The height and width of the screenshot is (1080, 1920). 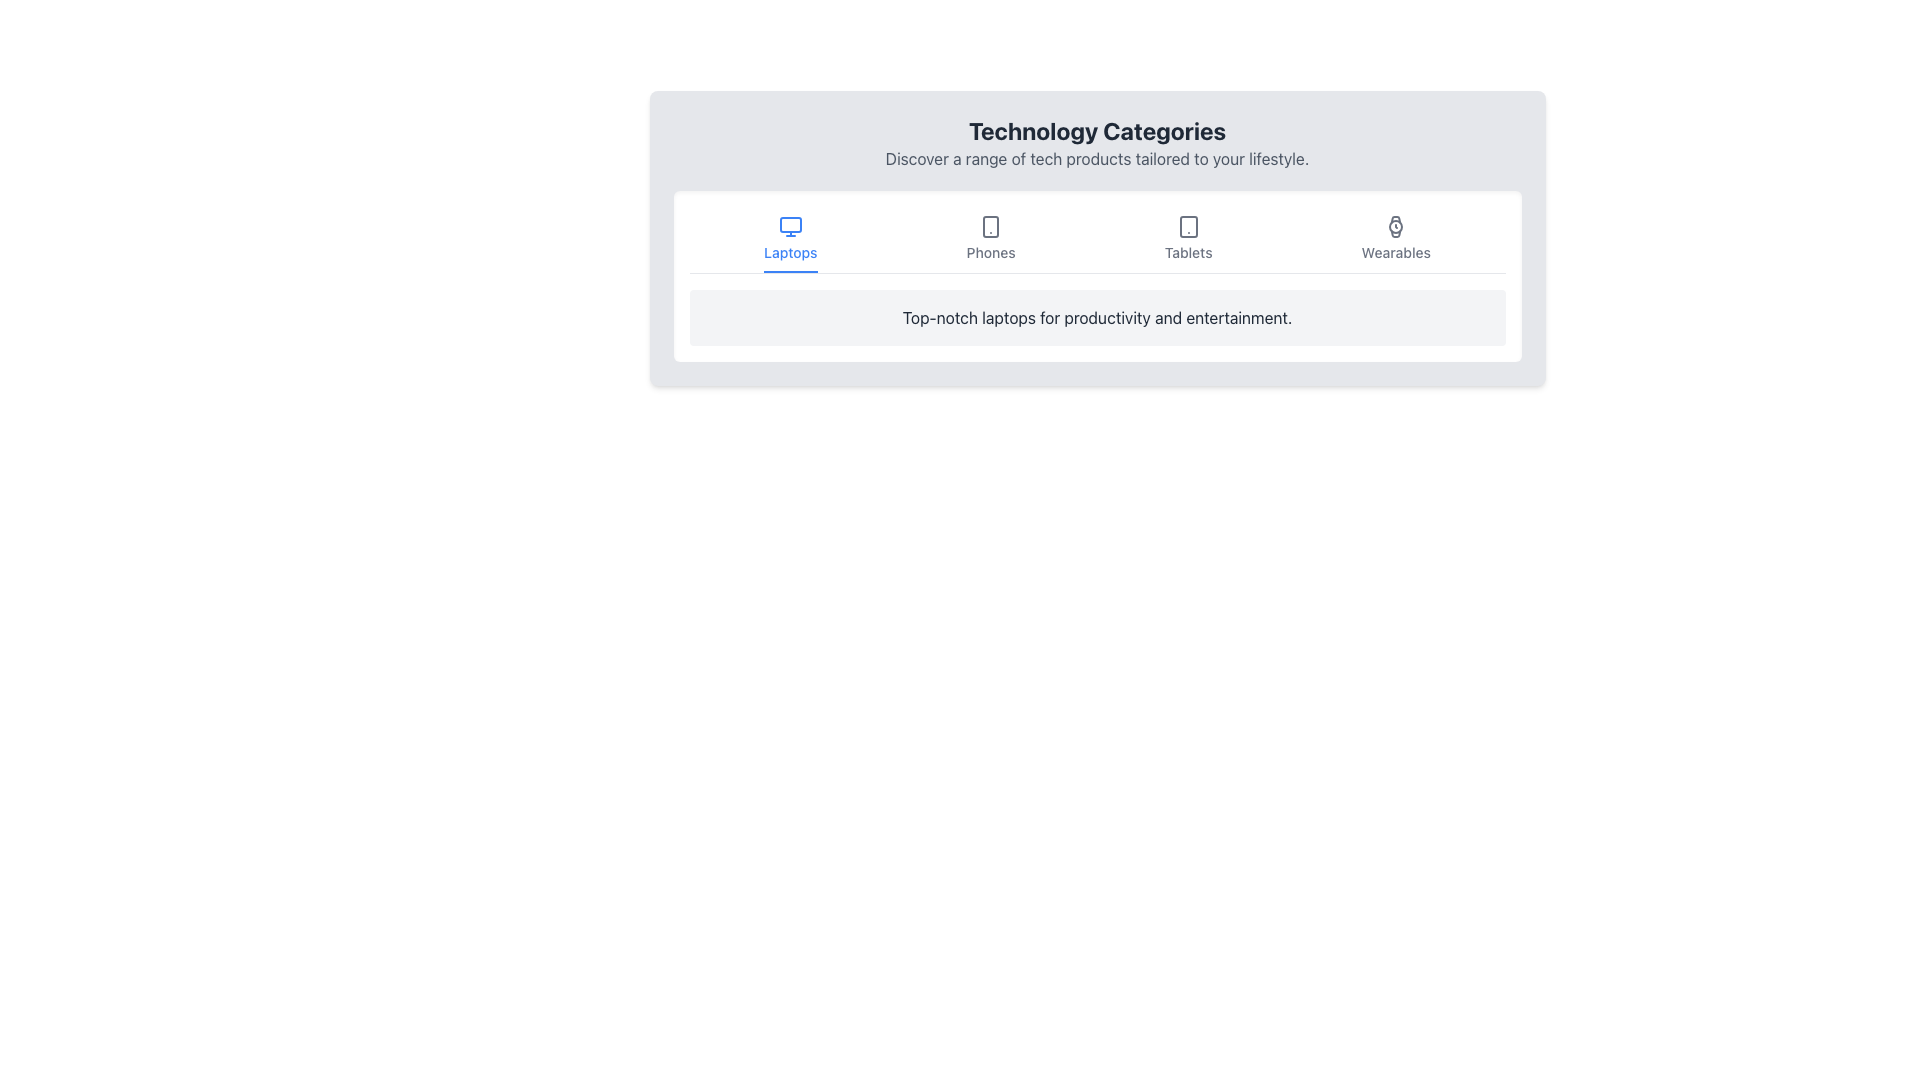 What do you see at coordinates (991, 252) in the screenshot?
I see `to select the 'Phones' category from the horizontal menu, which is the second item from the left, displayed in a small and bold font beneath a smartphone icon` at bounding box center [991, 252].